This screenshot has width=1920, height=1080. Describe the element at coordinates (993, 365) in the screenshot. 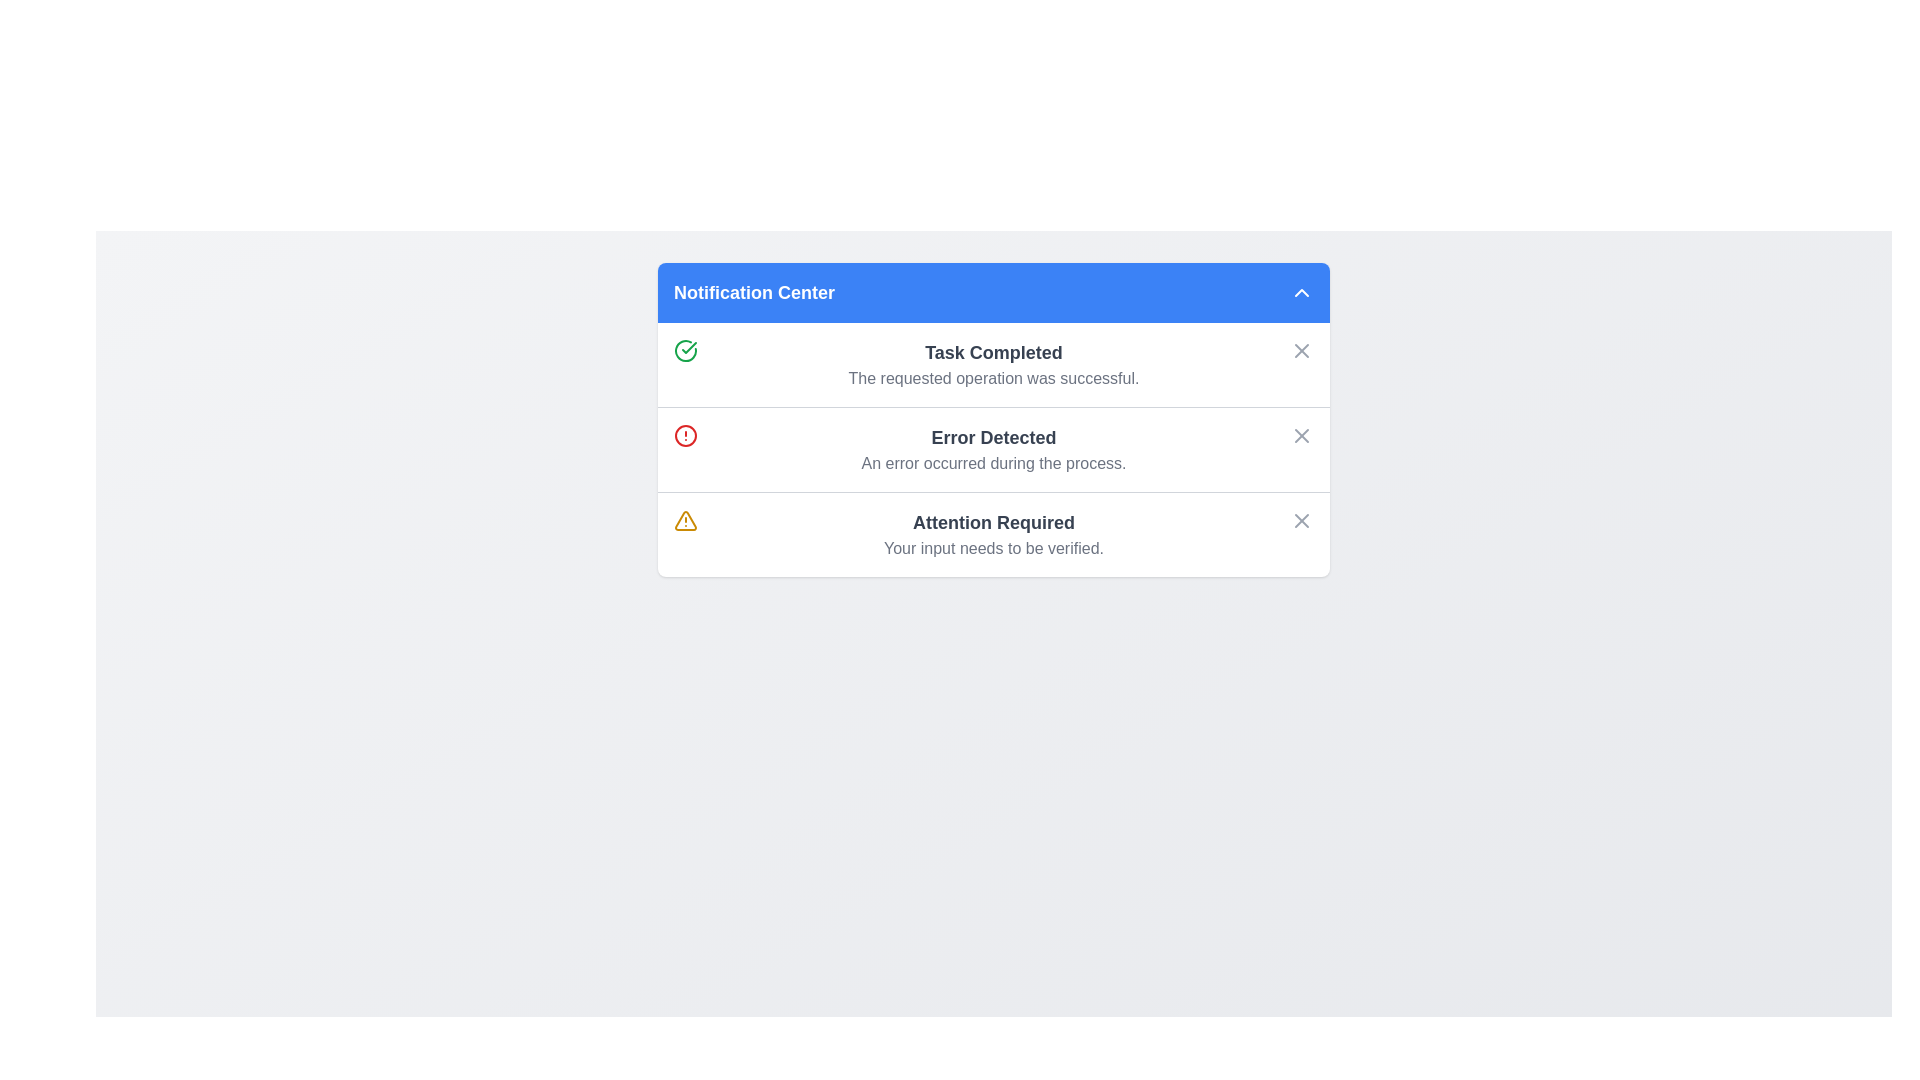

I see `text of the Notification entry located in the first notification block under the 'Notification Center' header, positioned between a green checkmark icon and a close button` at that location.